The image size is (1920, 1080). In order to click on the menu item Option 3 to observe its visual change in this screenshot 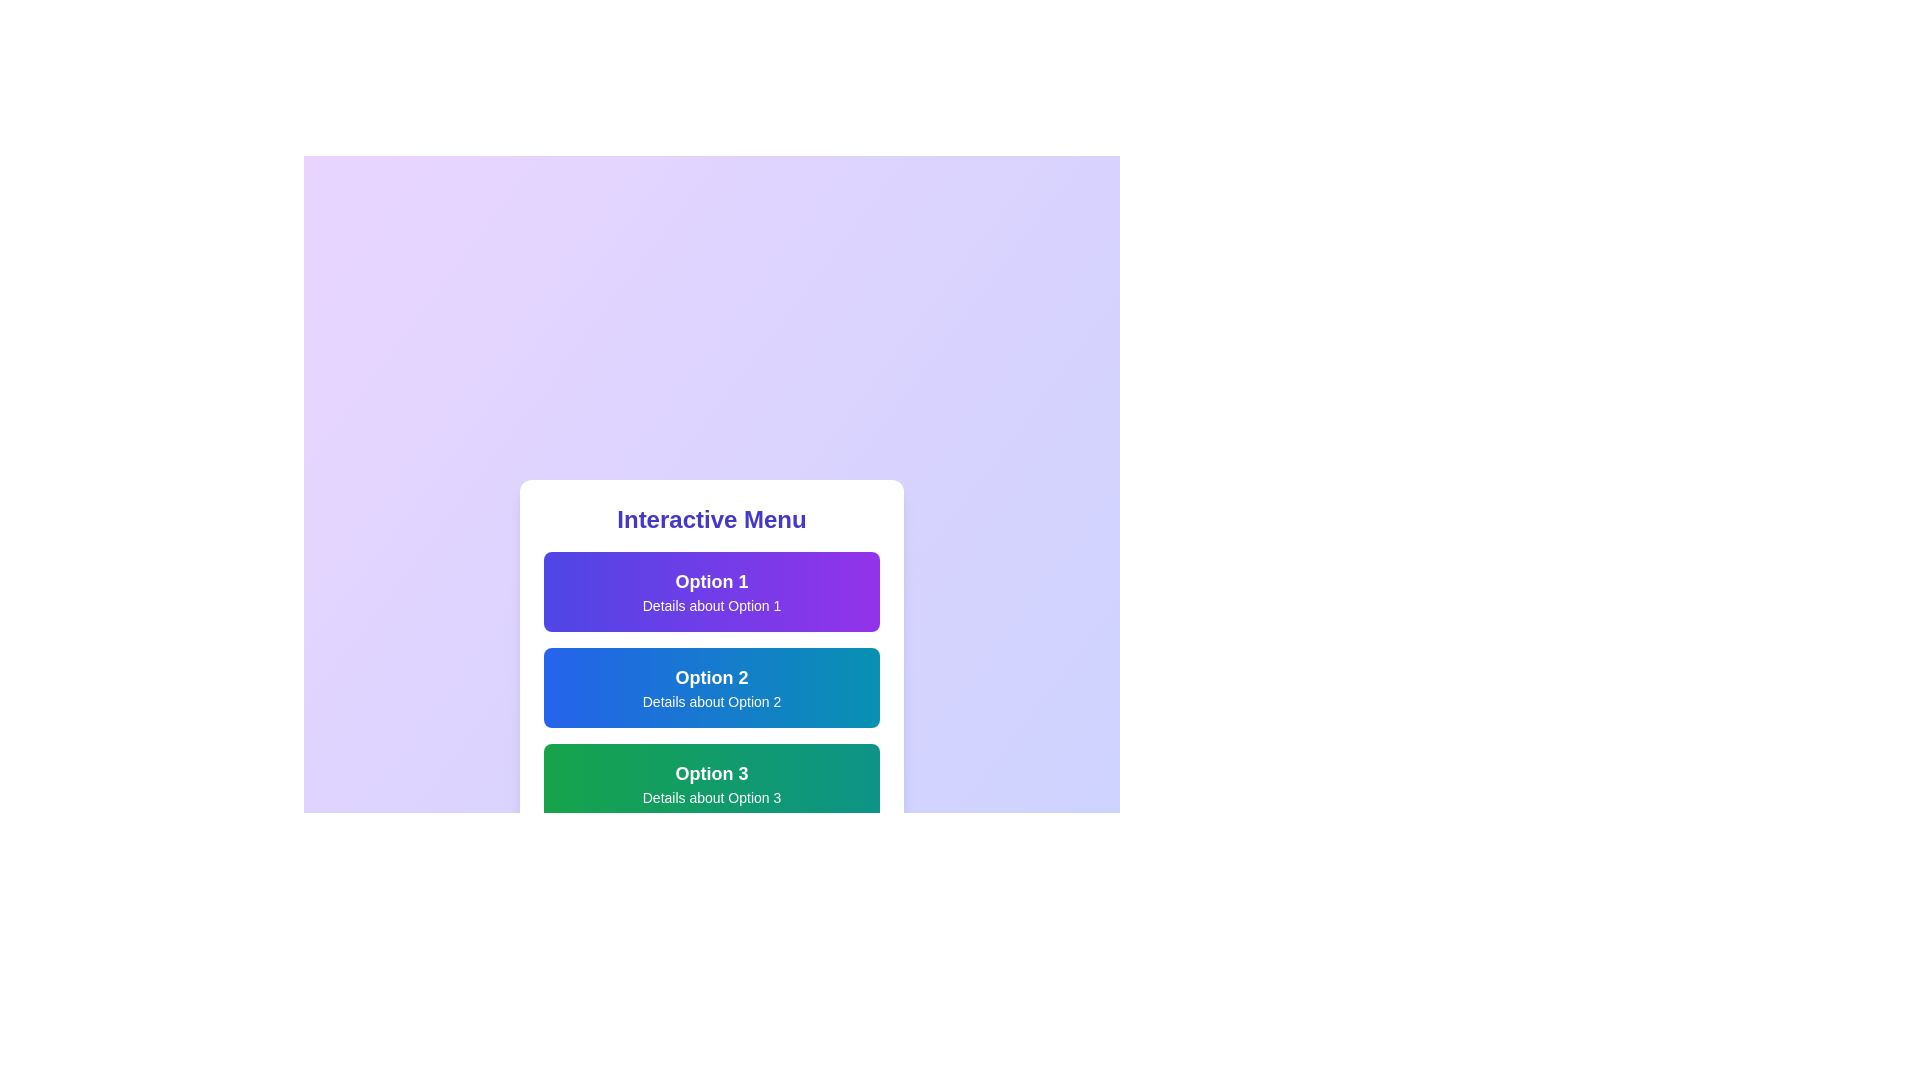, I will do `click(711, 782)`.